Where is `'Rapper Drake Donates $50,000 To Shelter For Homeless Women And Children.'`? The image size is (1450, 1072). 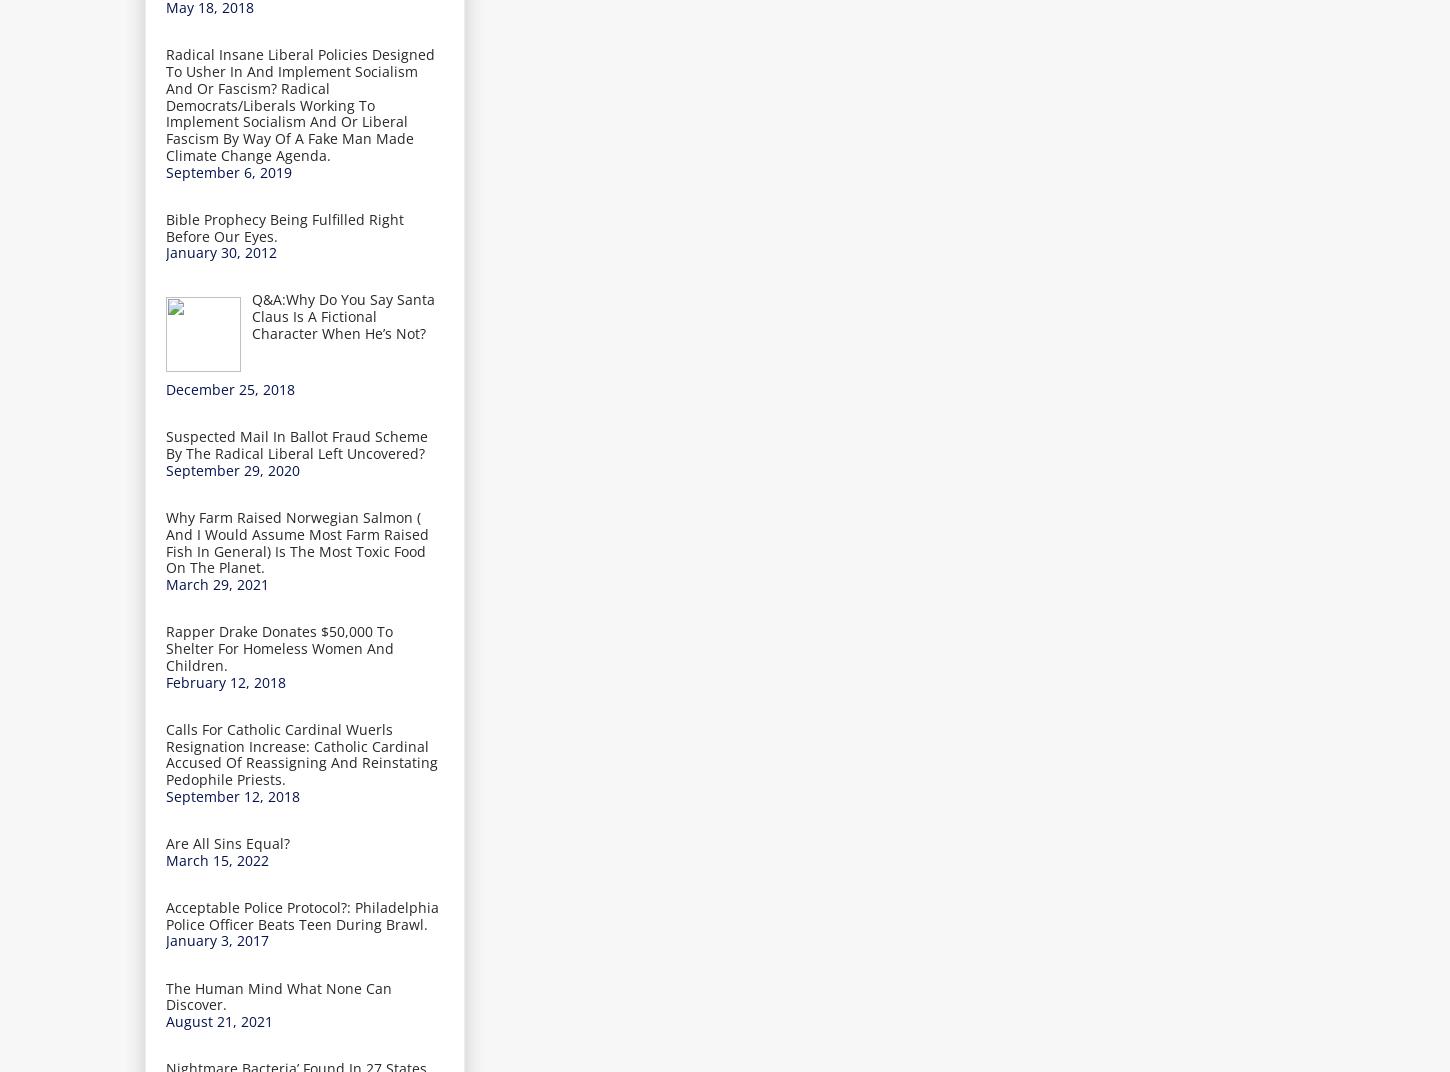
'Rapper Drake Donates $50,000 To Shelter For Homeless Women And Children.' is located at coordinates (165, 648).